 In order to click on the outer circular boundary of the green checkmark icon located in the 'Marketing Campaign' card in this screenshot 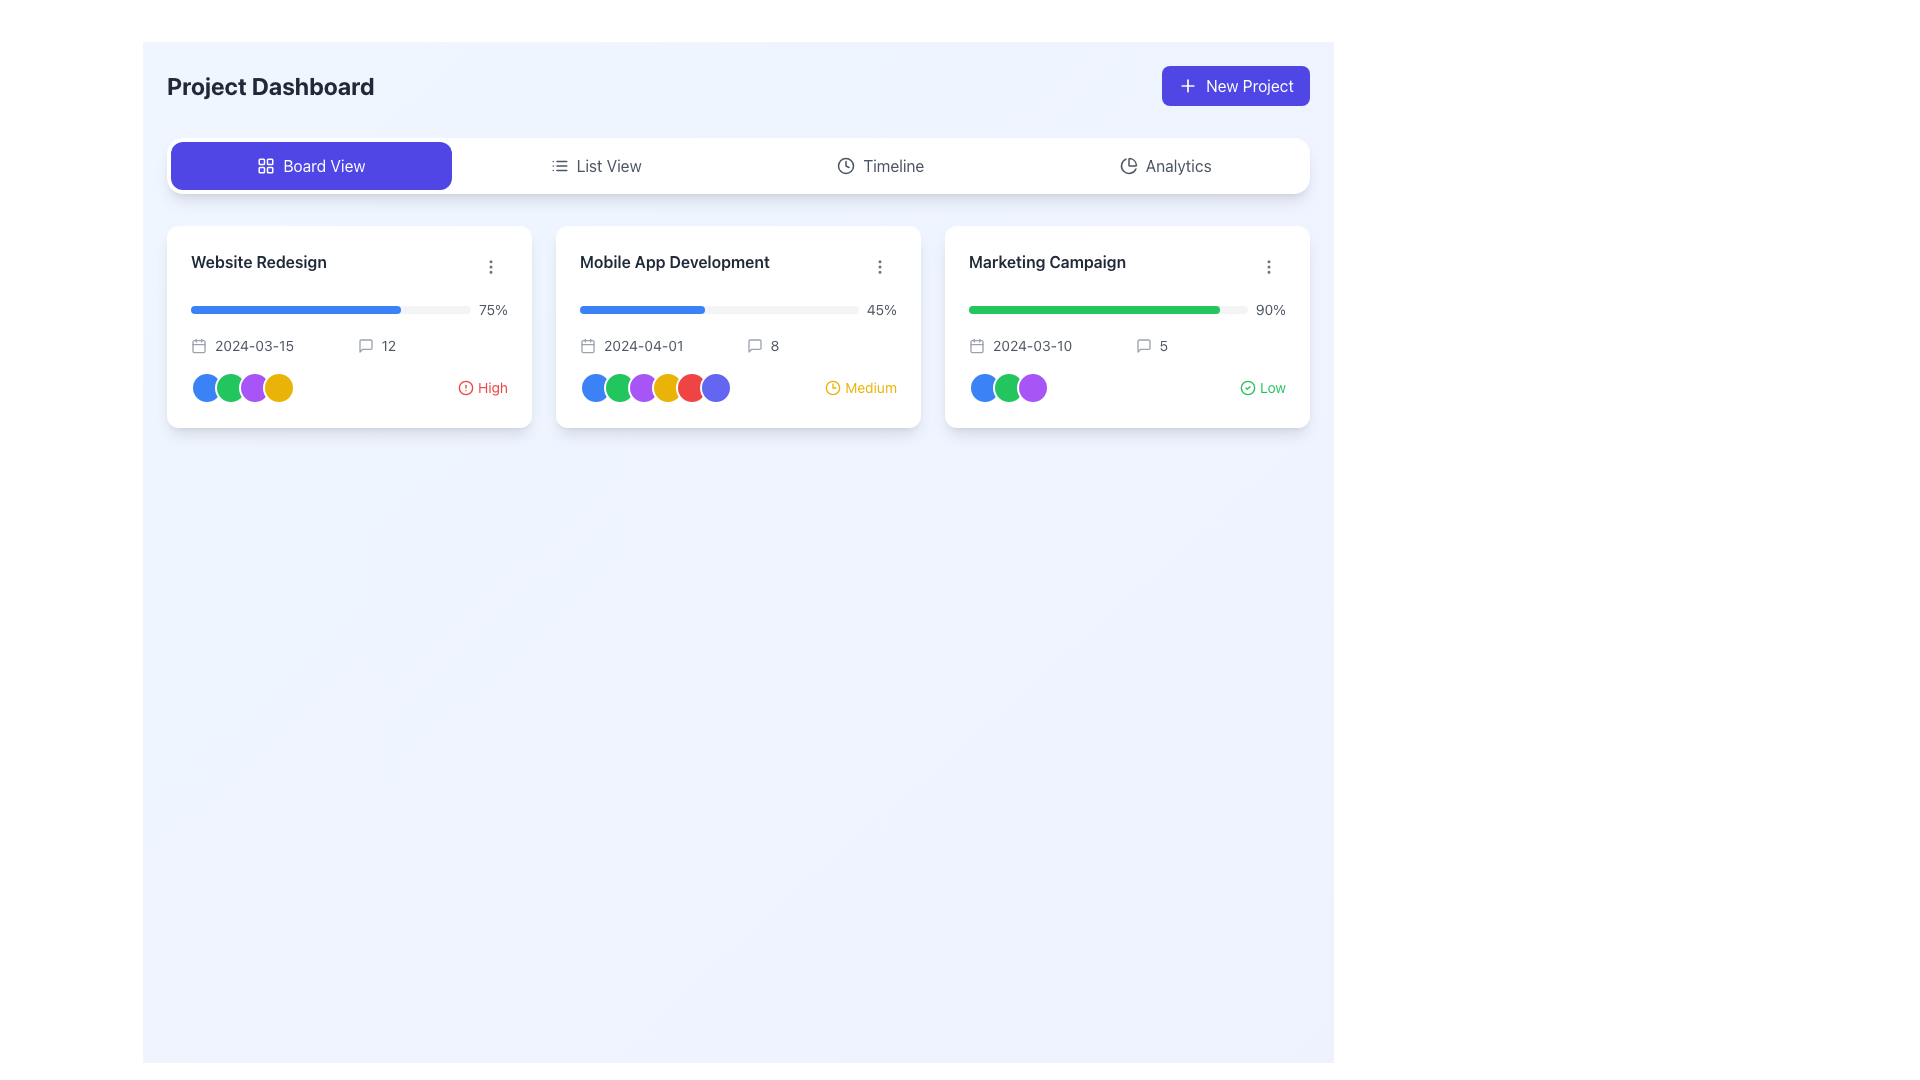, I will do `click(1247, 388)`.